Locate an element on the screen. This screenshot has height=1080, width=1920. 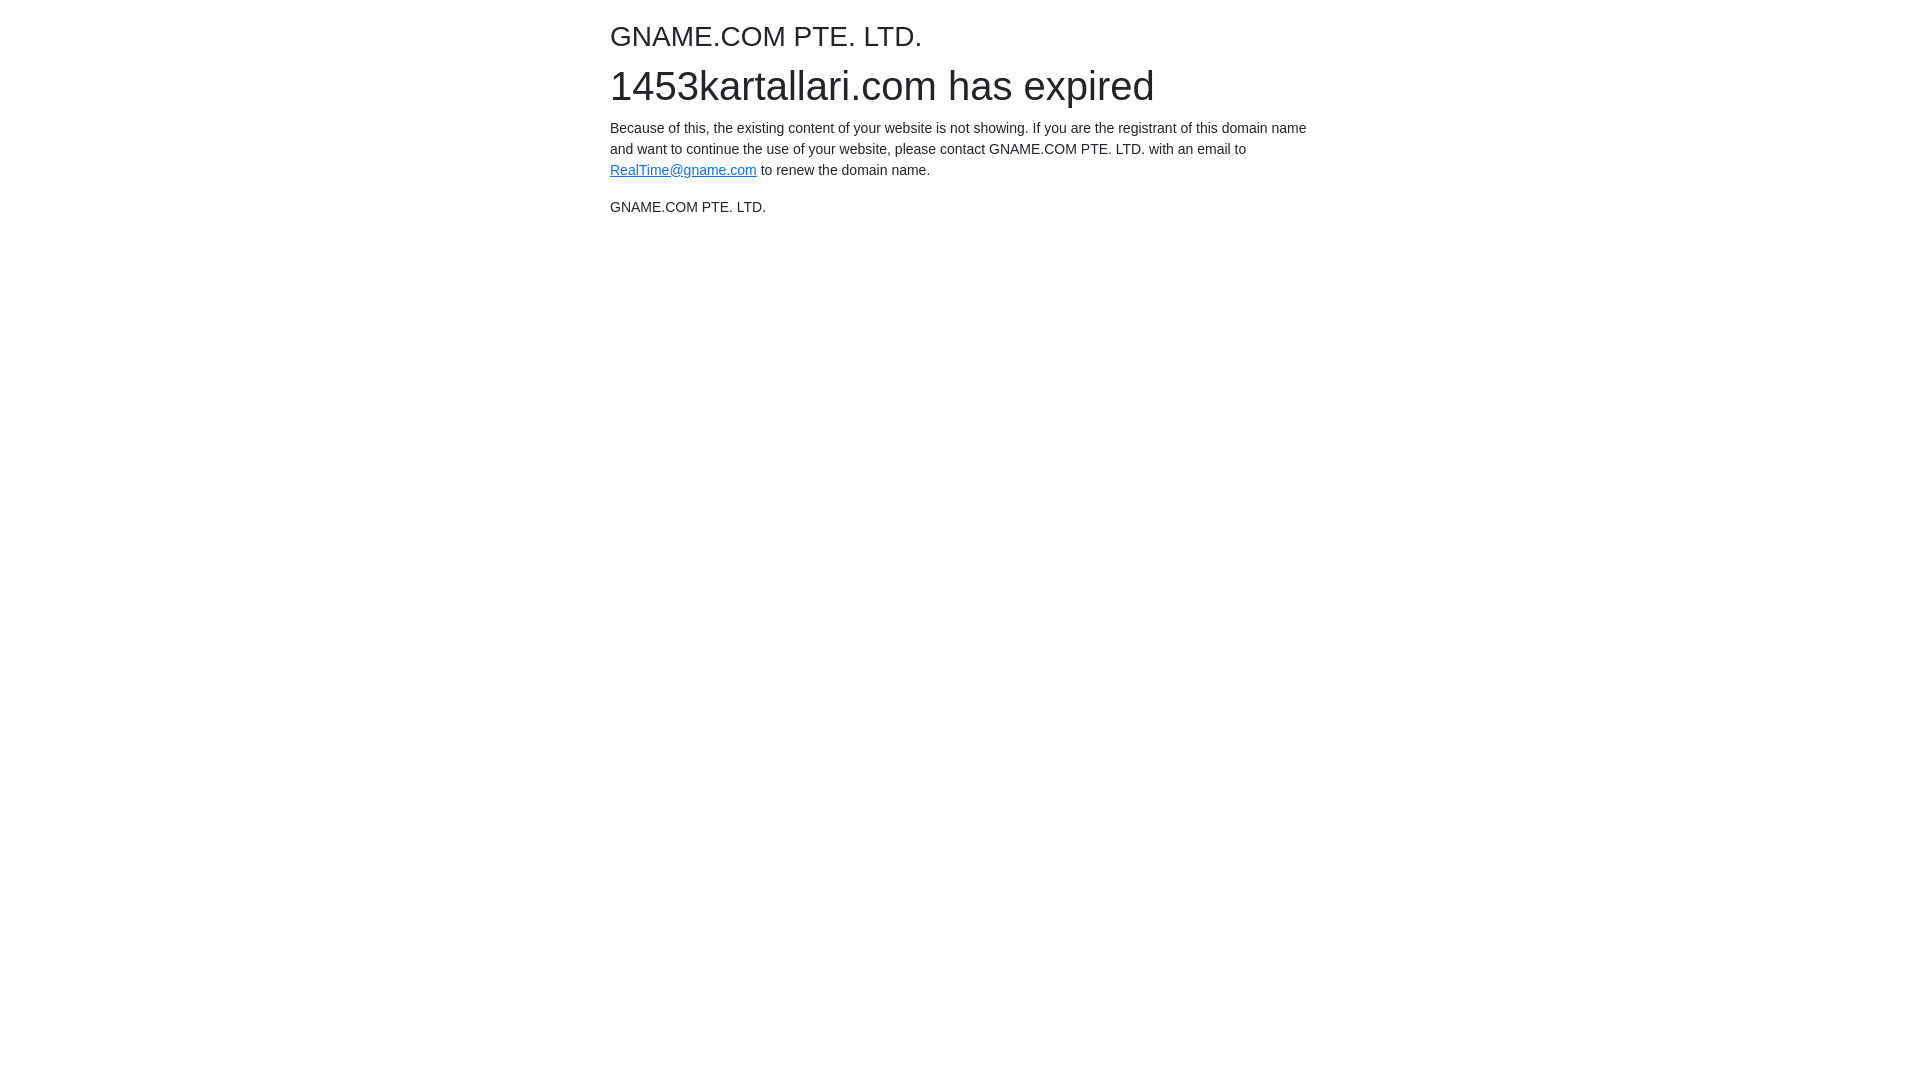
'RealTime@gname.com' is located at coordinates (683, 168).